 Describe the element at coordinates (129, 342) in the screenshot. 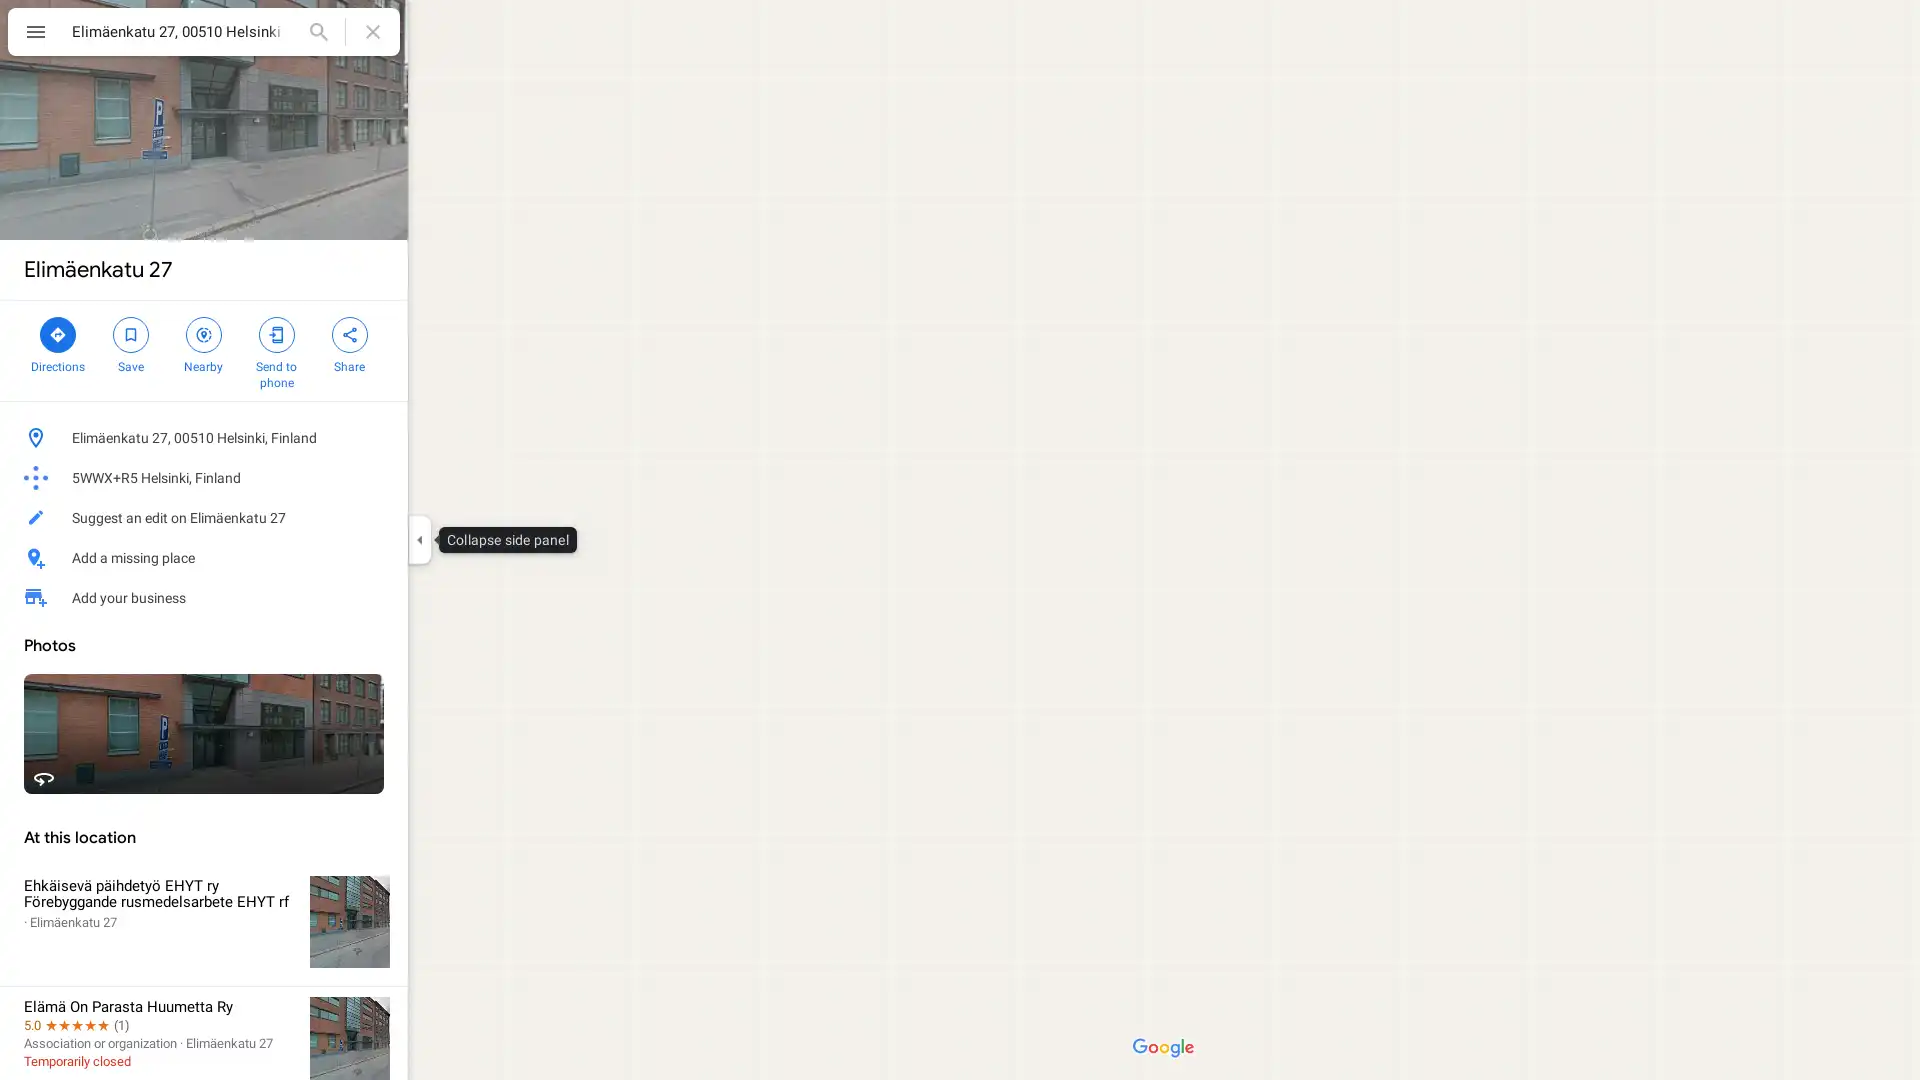

I see `Save Elimaenkatu 27 in your lists` at that location.